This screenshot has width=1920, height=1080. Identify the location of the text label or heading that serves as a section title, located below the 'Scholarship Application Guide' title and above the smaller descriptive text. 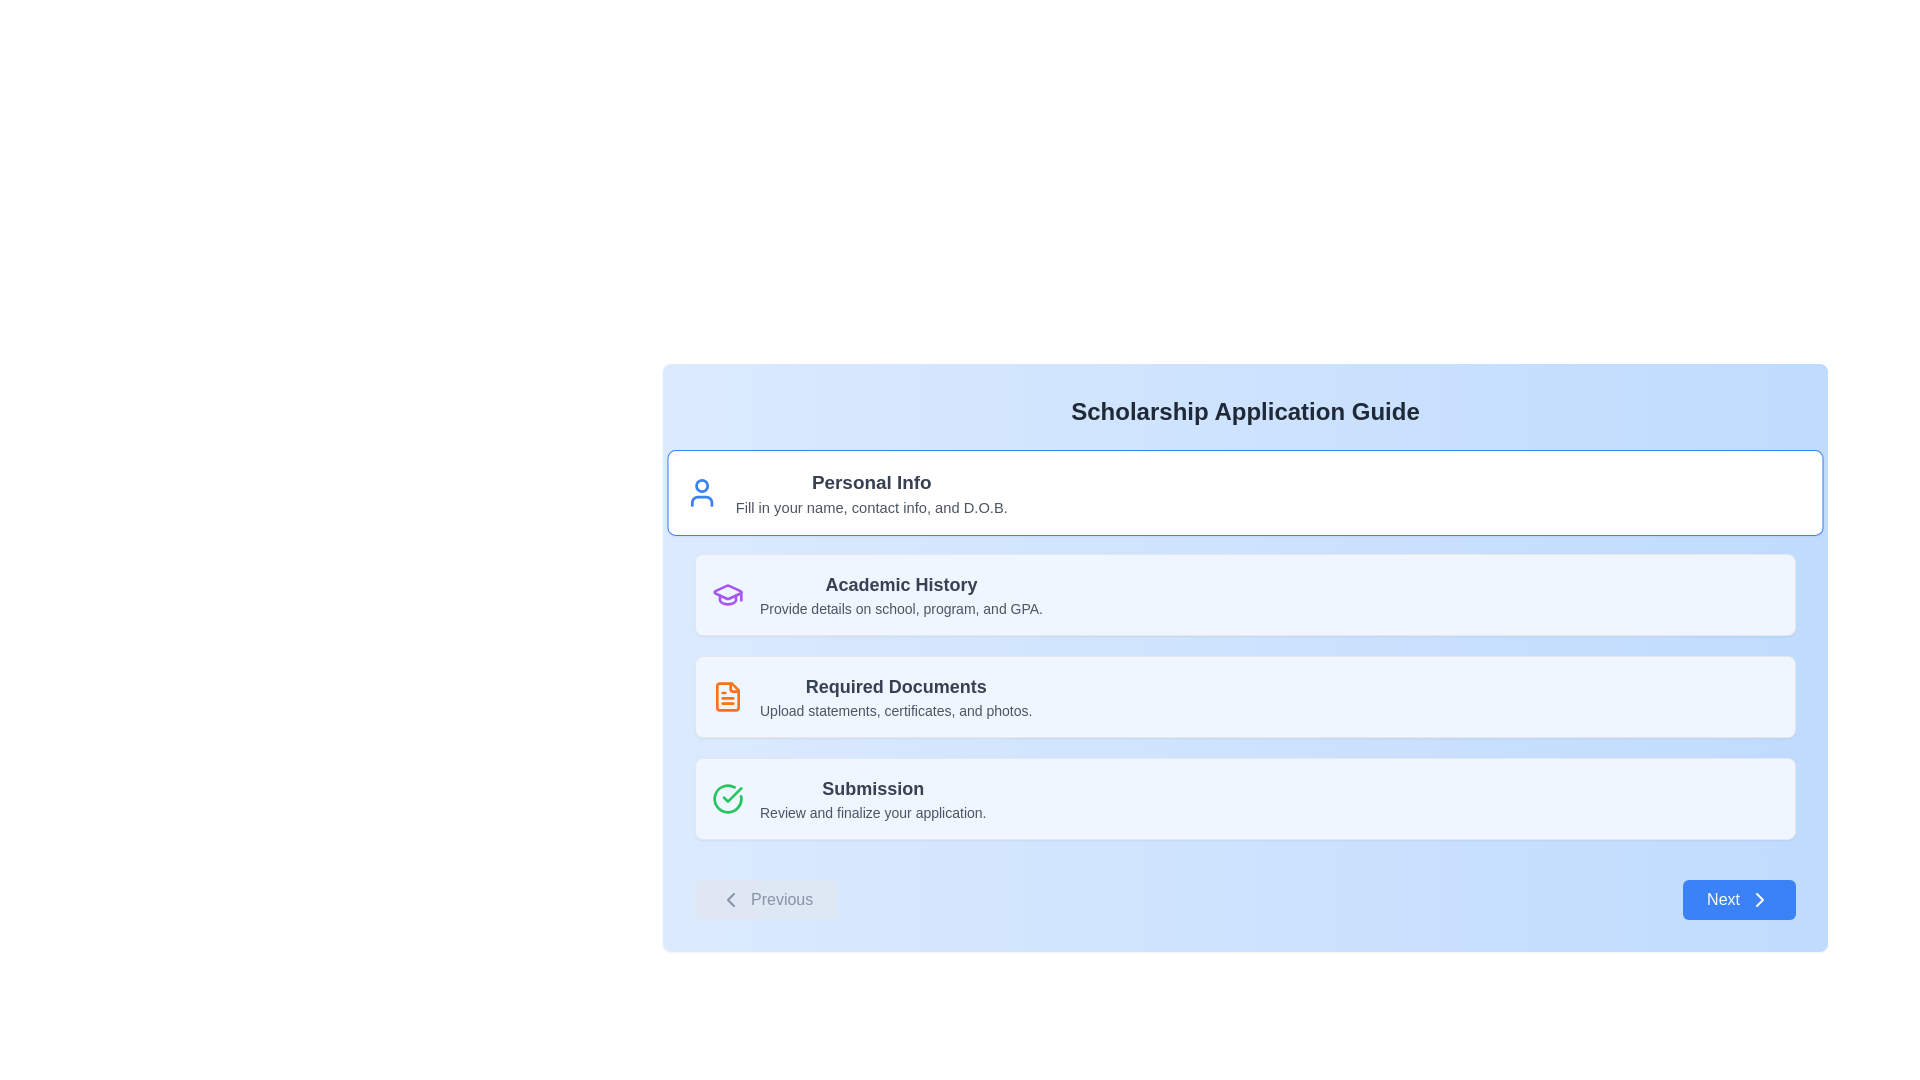
(871, 482).